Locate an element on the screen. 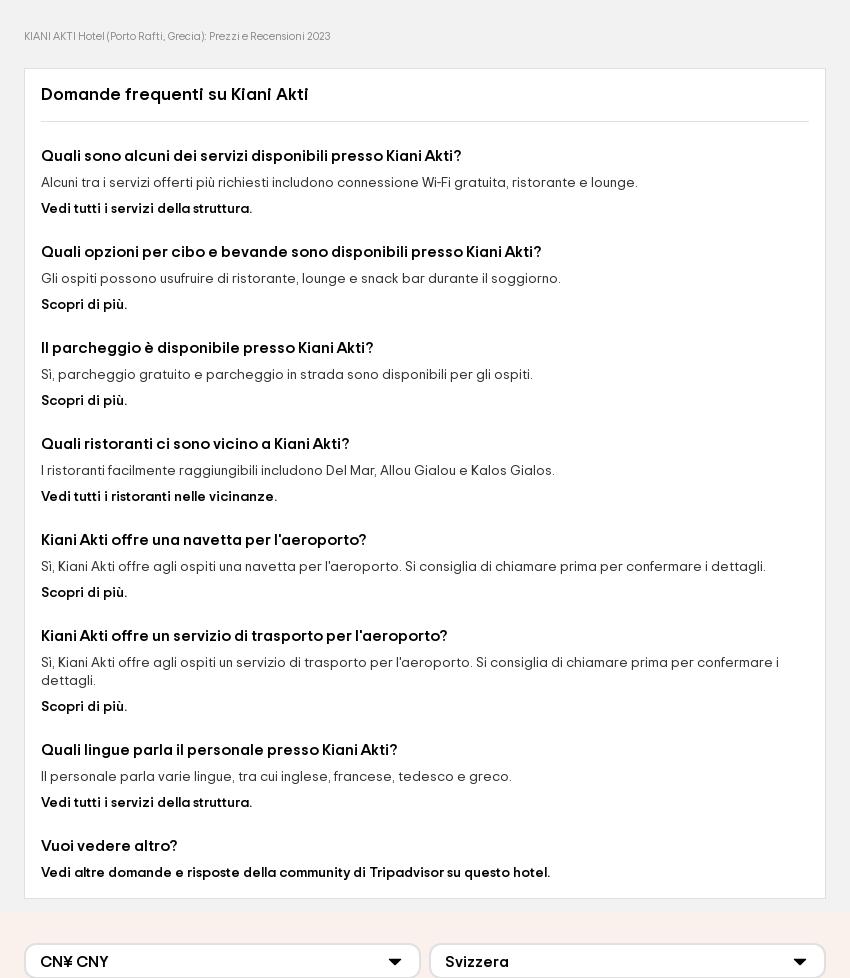 The image size is (850, 978). 'Sì, Kiani Akti offre agli ospiti una navetta per l'aeroporto. Si consiglia di chiamare prima per confermare i dettagli.' is located at coordinates (39, 567).